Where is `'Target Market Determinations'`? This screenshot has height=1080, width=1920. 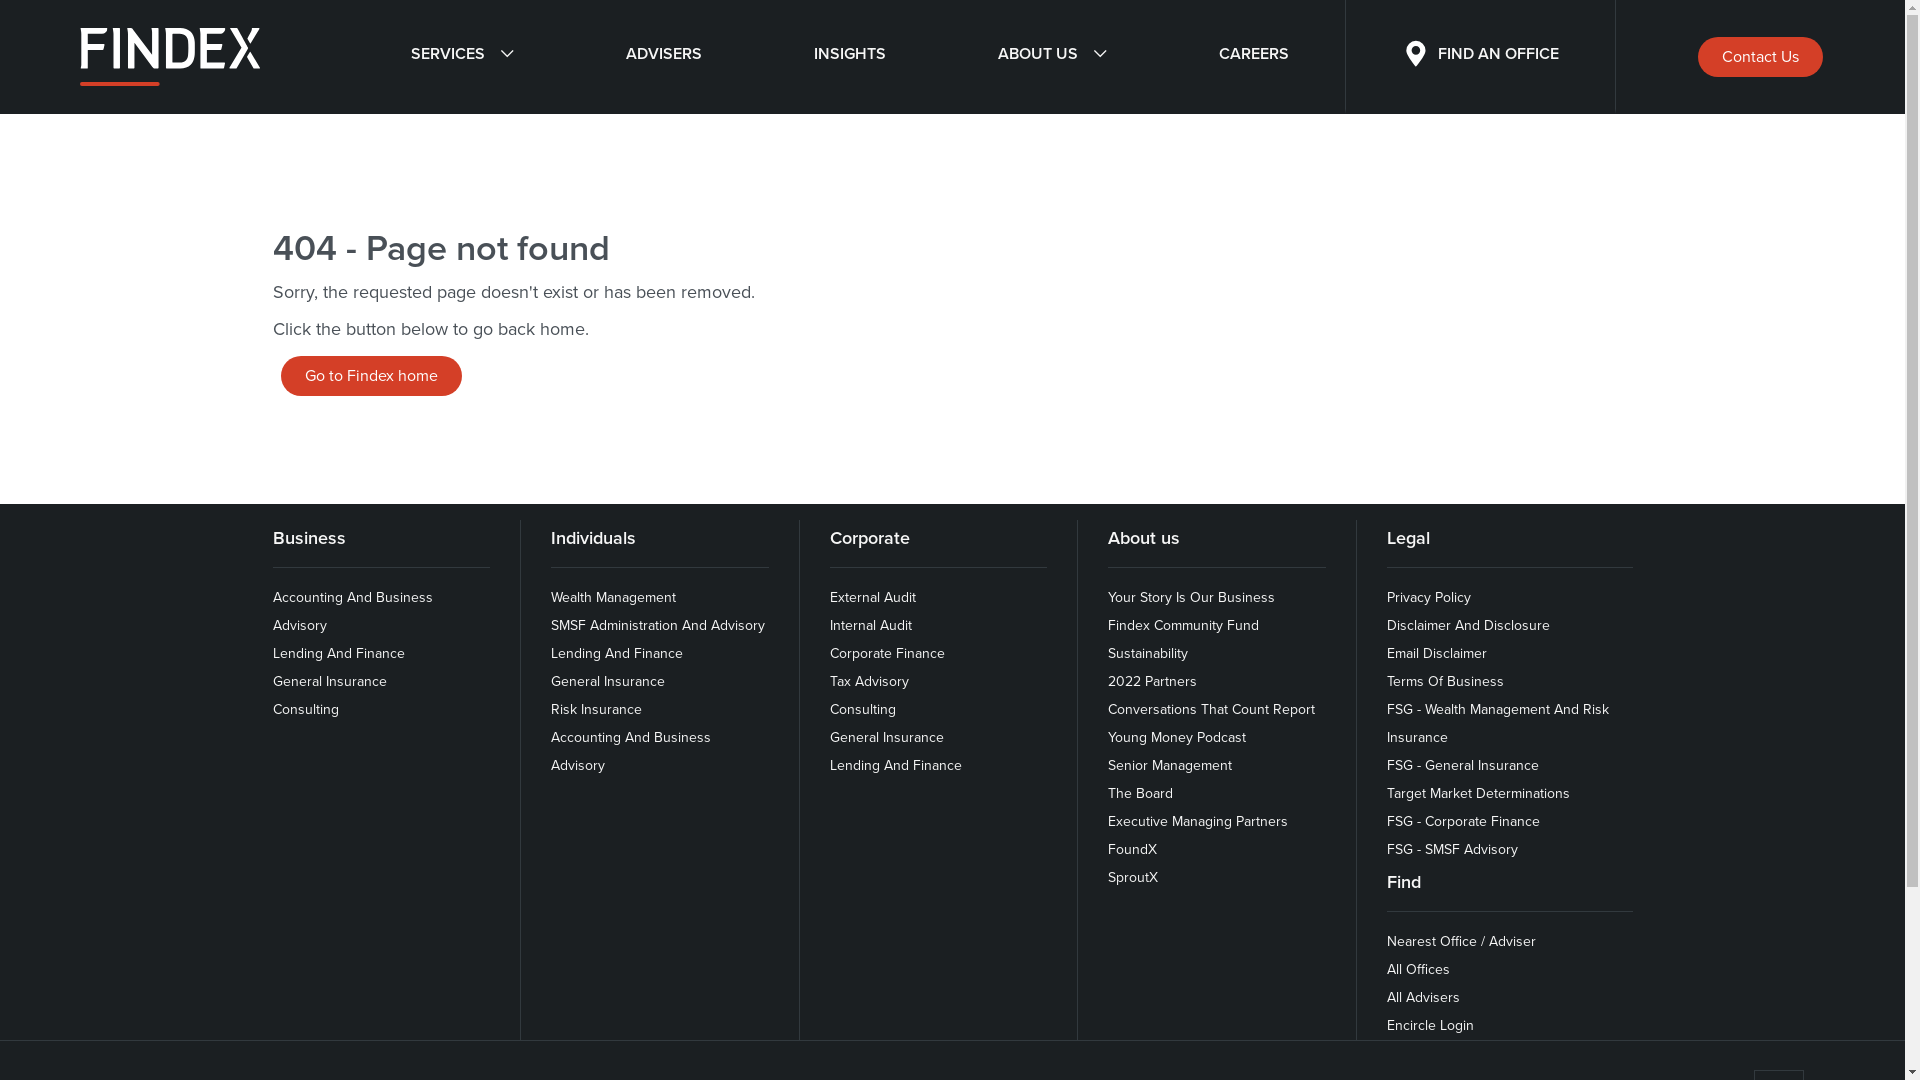 'Target Market Determinations' is located at coordinates (1478, 792).